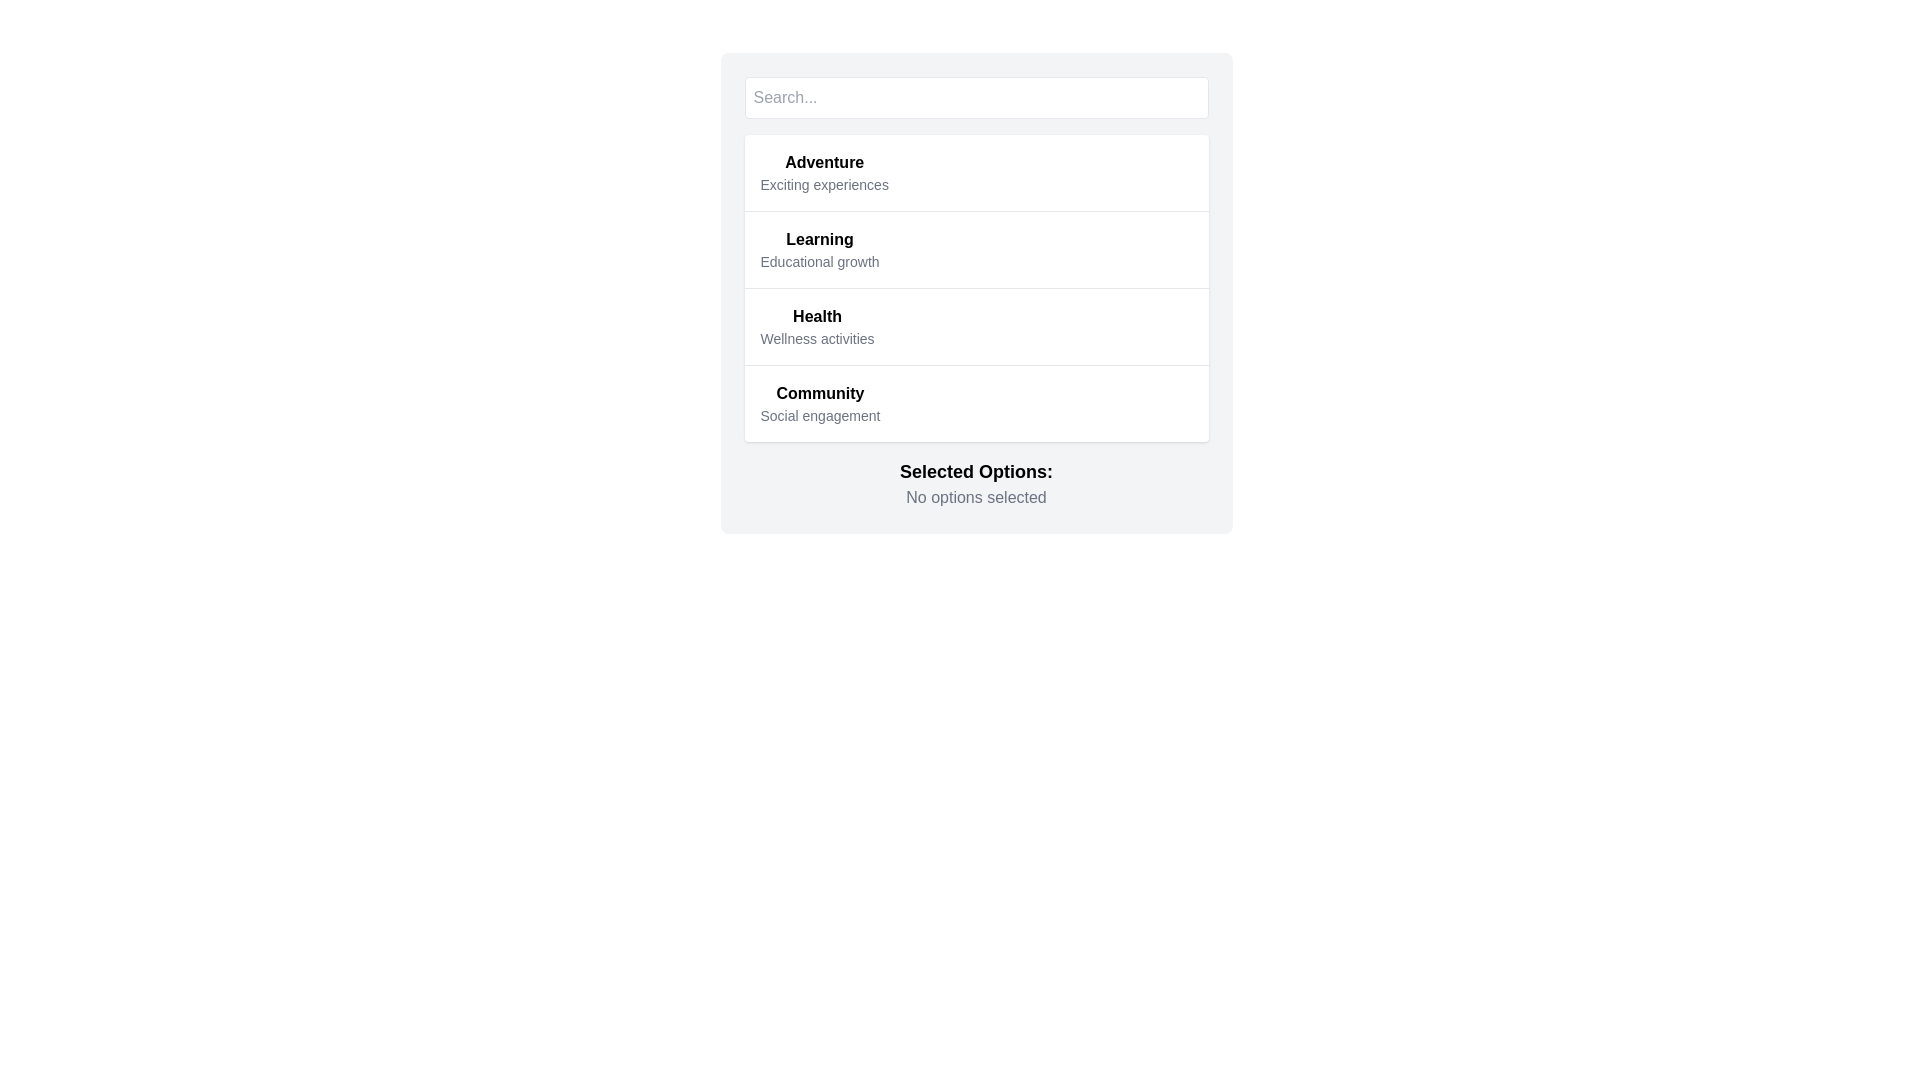 The image size is (1920, 1080). What do you see at coordinates (976, 496) in the screenshot?
I see `the feedback Text label indicating that no options have been selected yet, located in the 'Selected Options:' section under the main option list` at bounding box center [976, 496].